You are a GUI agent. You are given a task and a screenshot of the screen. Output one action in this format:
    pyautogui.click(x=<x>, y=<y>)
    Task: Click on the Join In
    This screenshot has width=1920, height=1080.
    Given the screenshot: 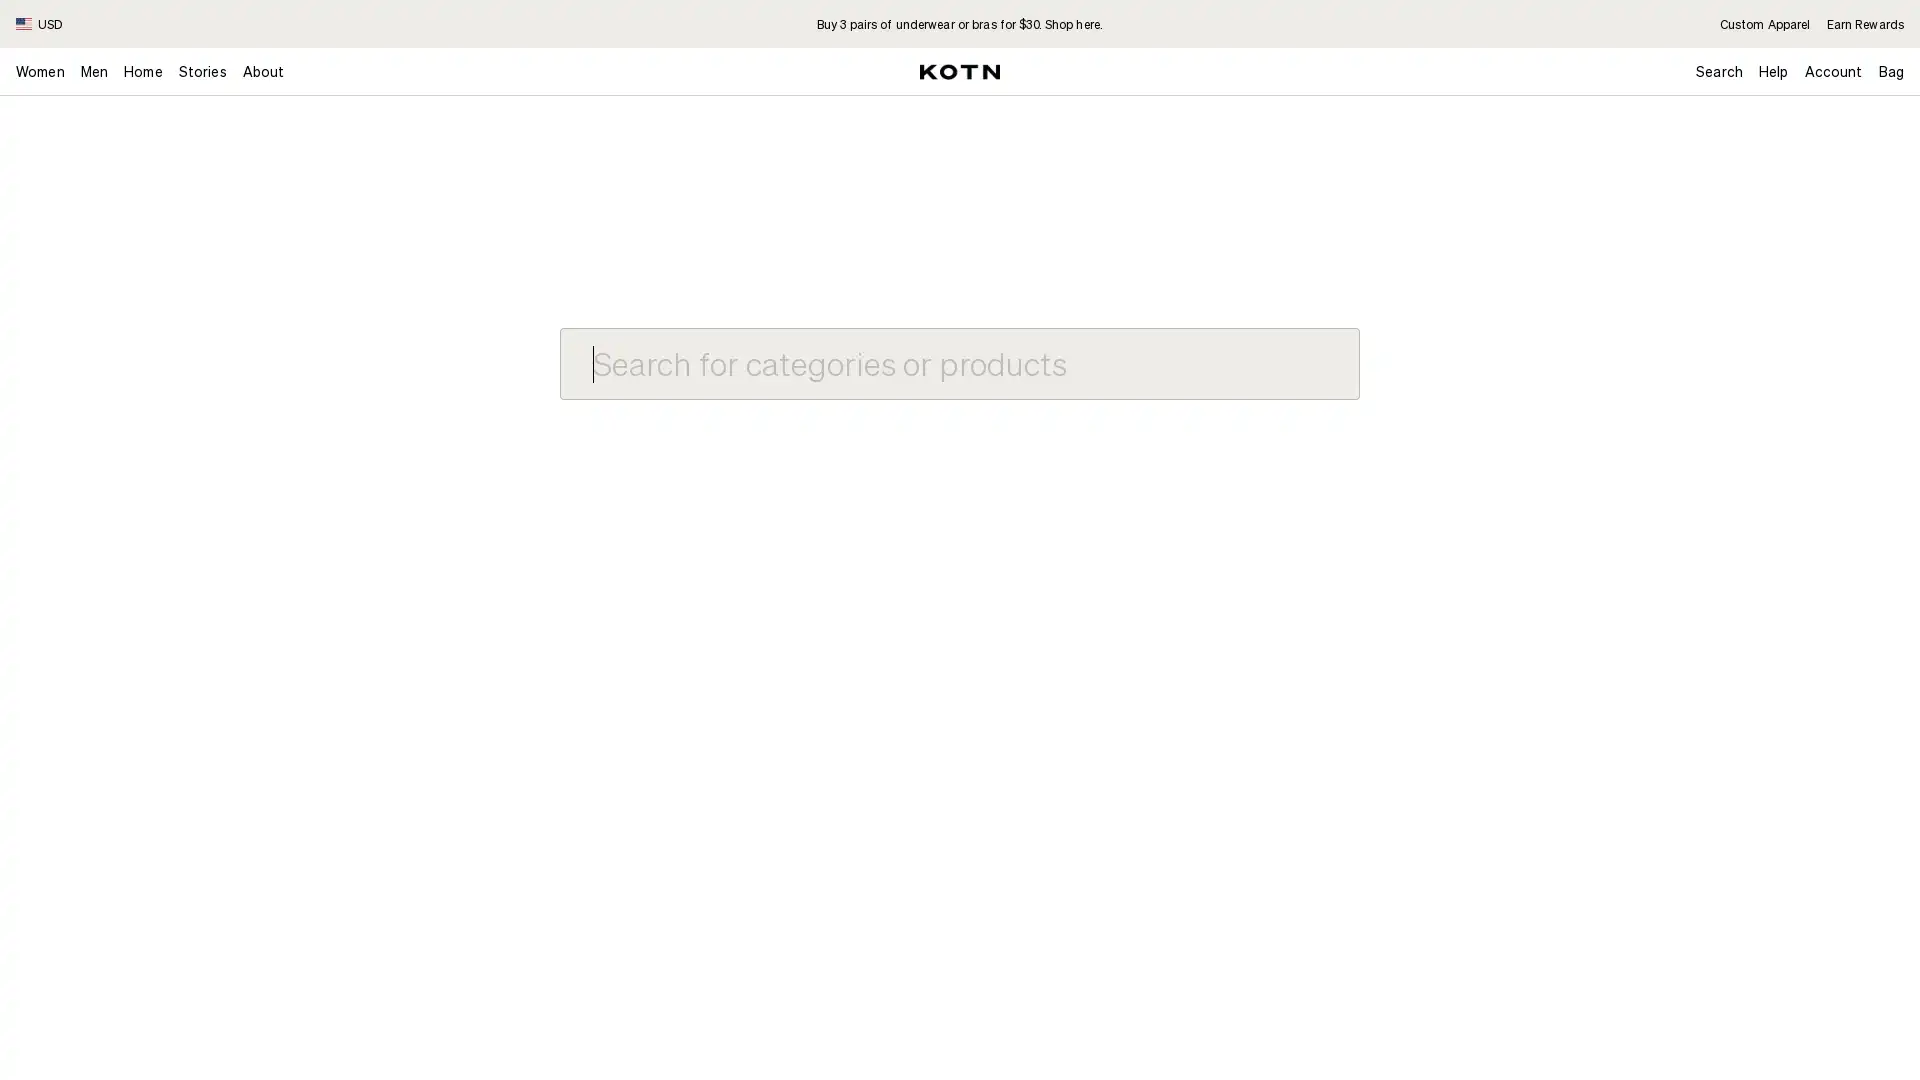 What is the action you would take?
    pyautogui.click(x=1836, y=241)
    